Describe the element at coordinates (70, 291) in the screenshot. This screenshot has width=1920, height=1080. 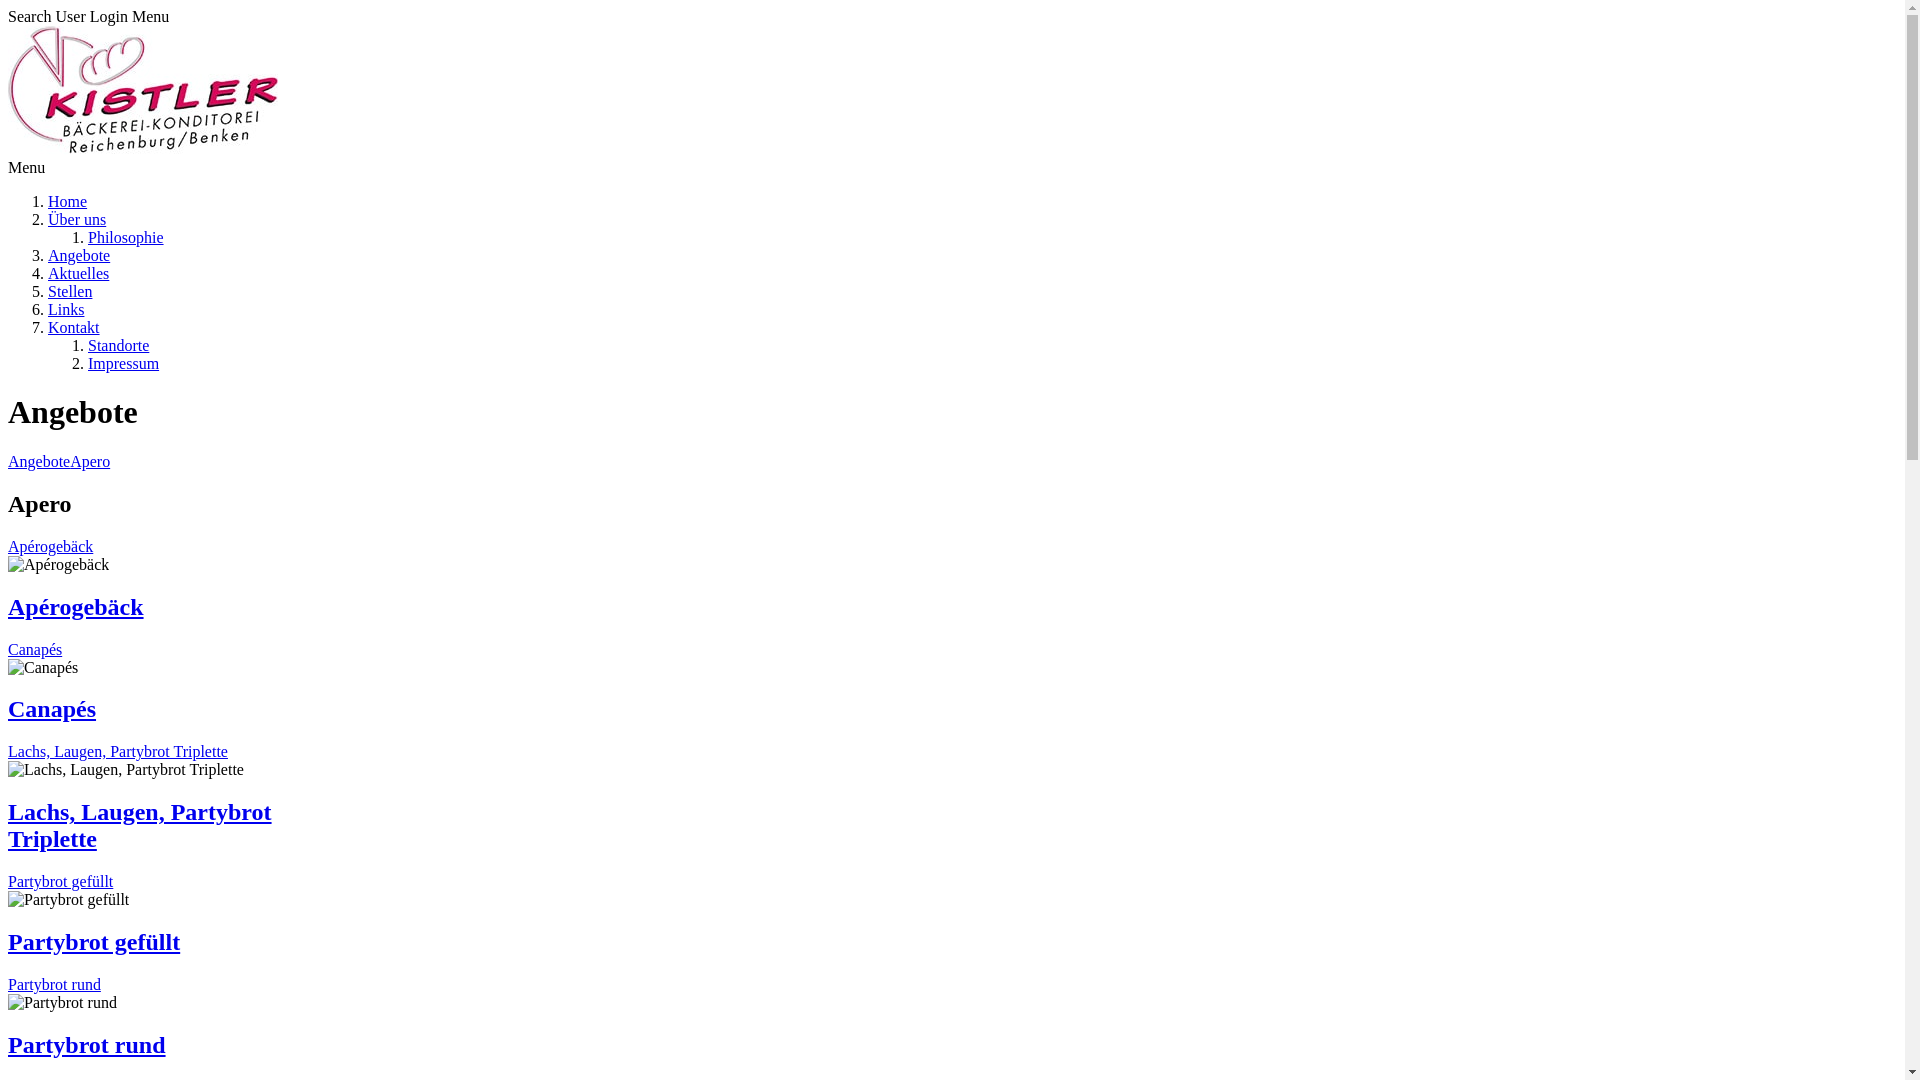
I see `'Stellen'` at that location.